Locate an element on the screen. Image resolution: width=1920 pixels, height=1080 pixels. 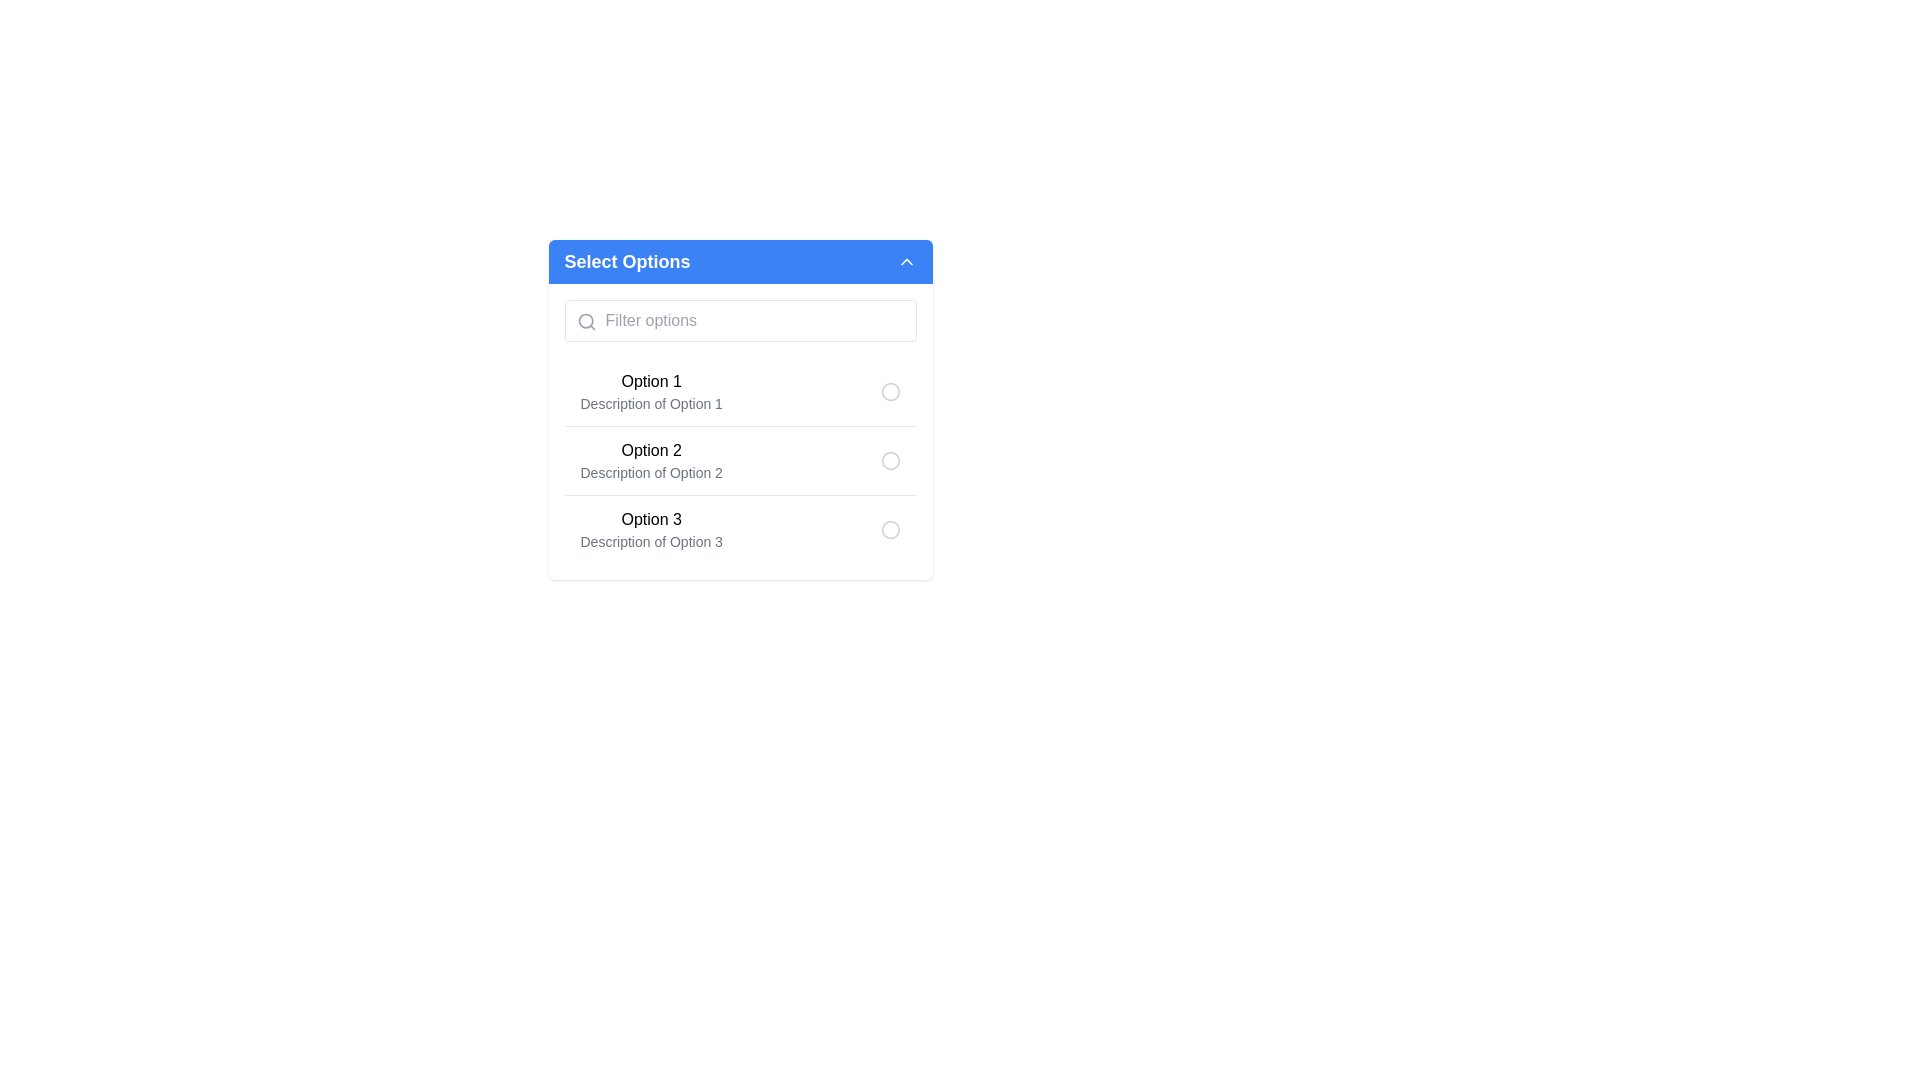
text label 'Description of Option 2', which is styled in a smaller gray font and located below 'Option 2' in the dropdown menu is located at coordinates (651, 473).